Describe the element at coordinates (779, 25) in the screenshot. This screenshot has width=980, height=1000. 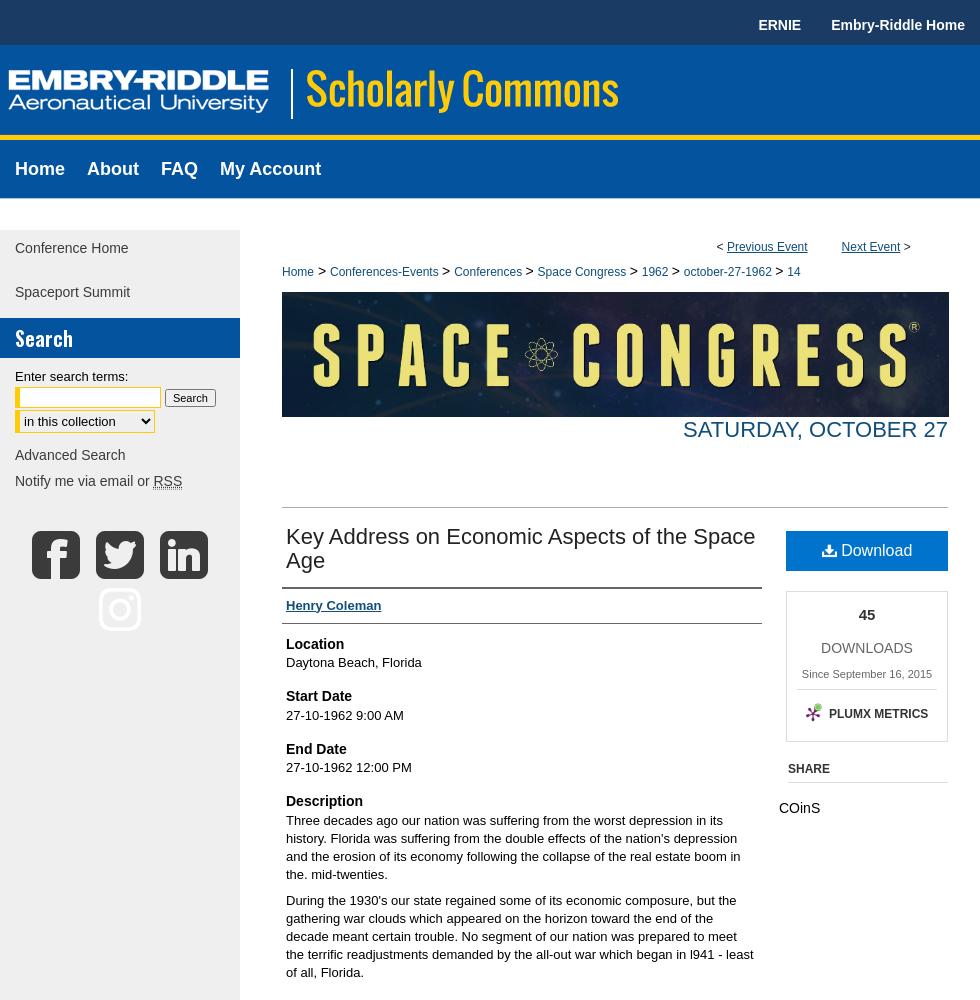
I see `'ERNIE'` at that location.